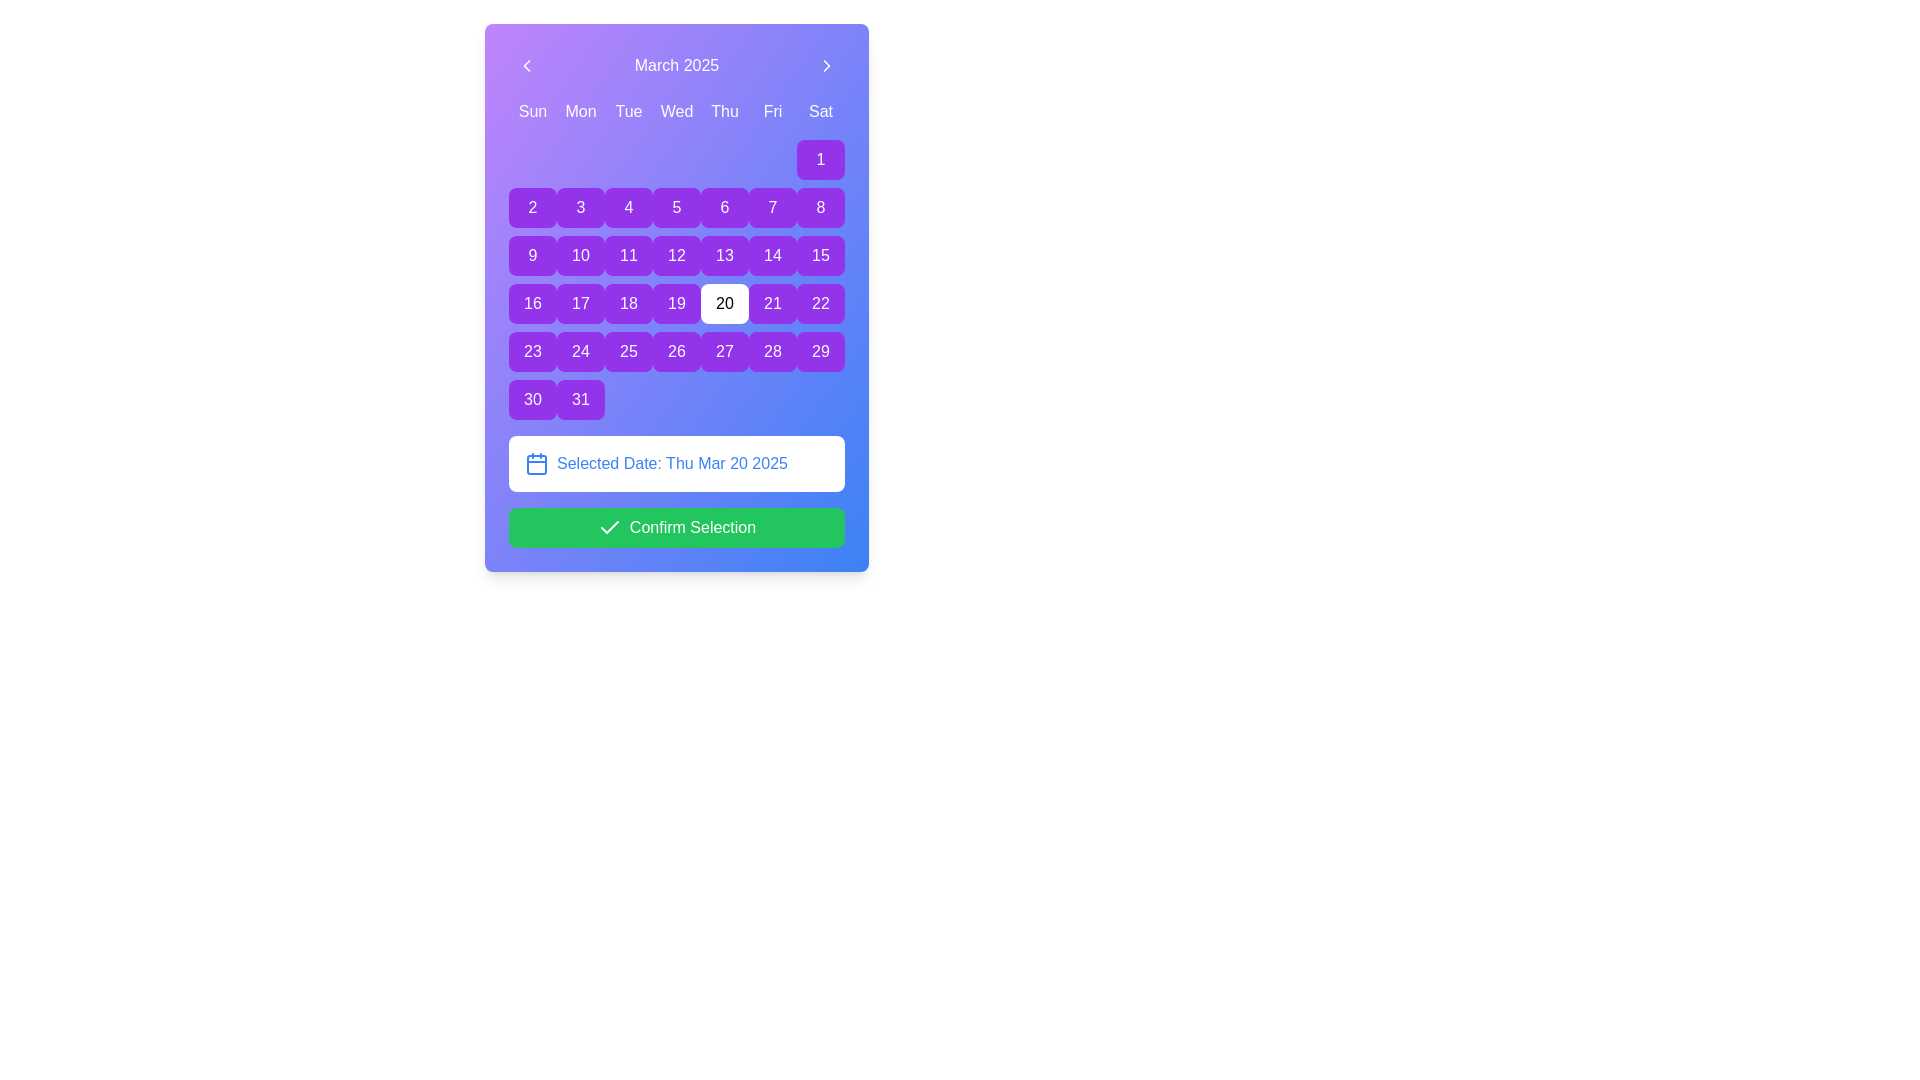 The width and height of the screenshot is (1920, 1080). What do you see at coordinates (826, 64) in the screenshot?
I see `the Chevron right icon located in the upper-right corner of the calendar interface, adjacent` at bounding box center [826, 64].